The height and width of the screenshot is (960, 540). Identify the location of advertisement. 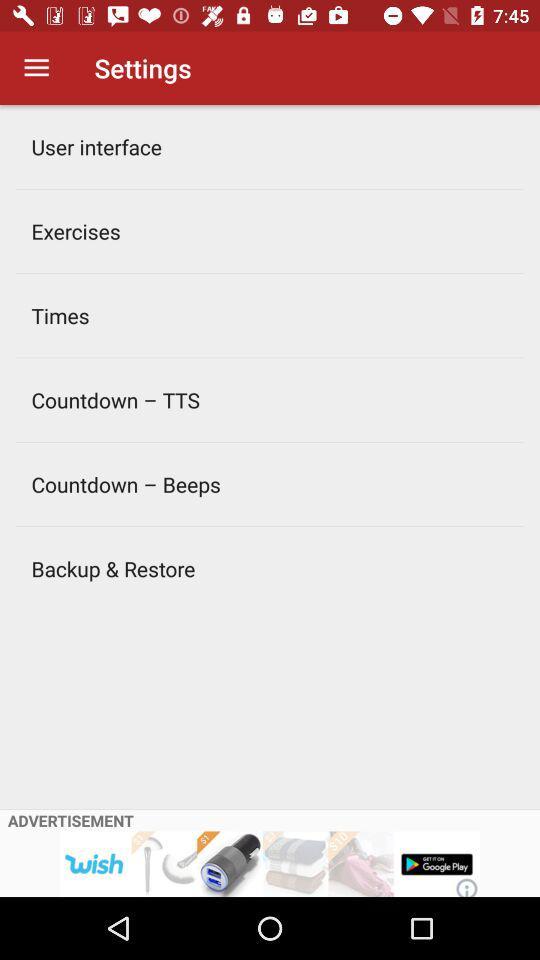
(270, 863).